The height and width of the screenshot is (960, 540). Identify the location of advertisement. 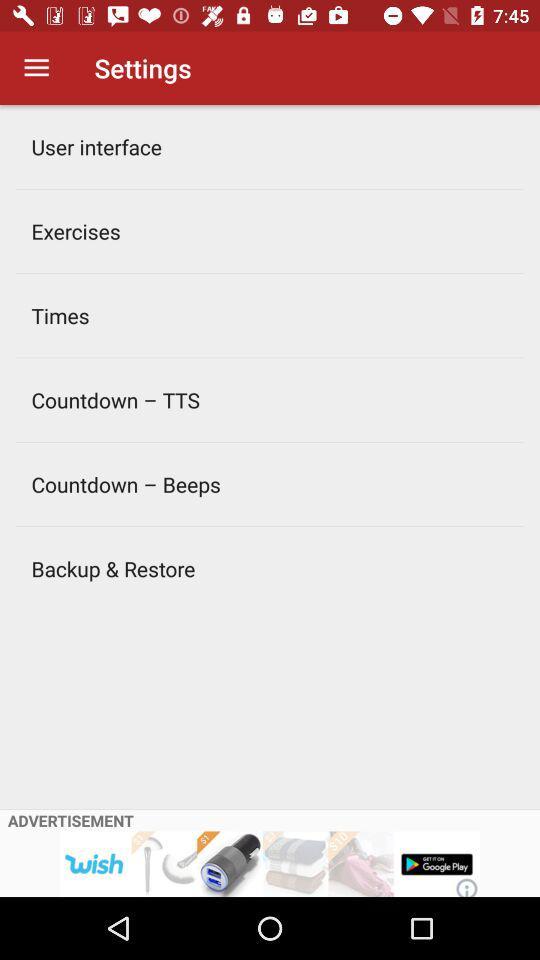
(270, 863).